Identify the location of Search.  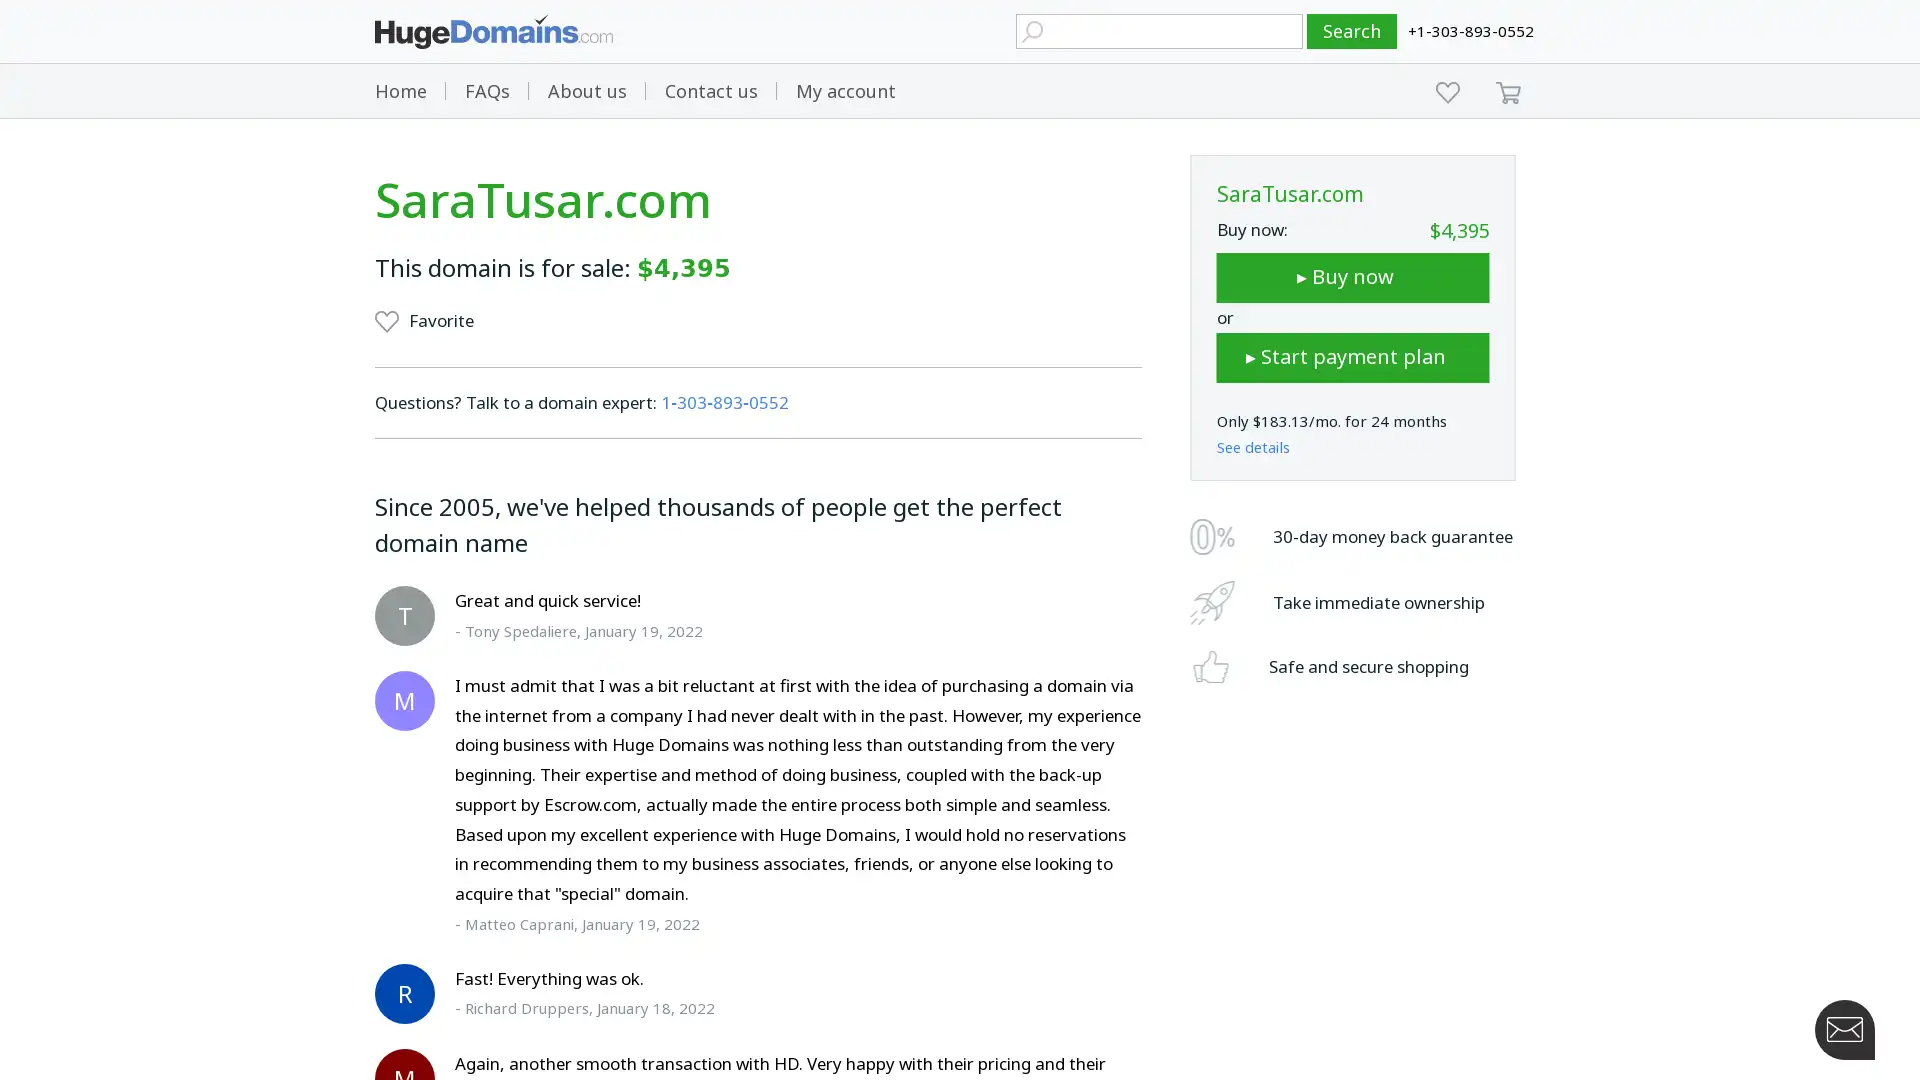
(1352, 31).